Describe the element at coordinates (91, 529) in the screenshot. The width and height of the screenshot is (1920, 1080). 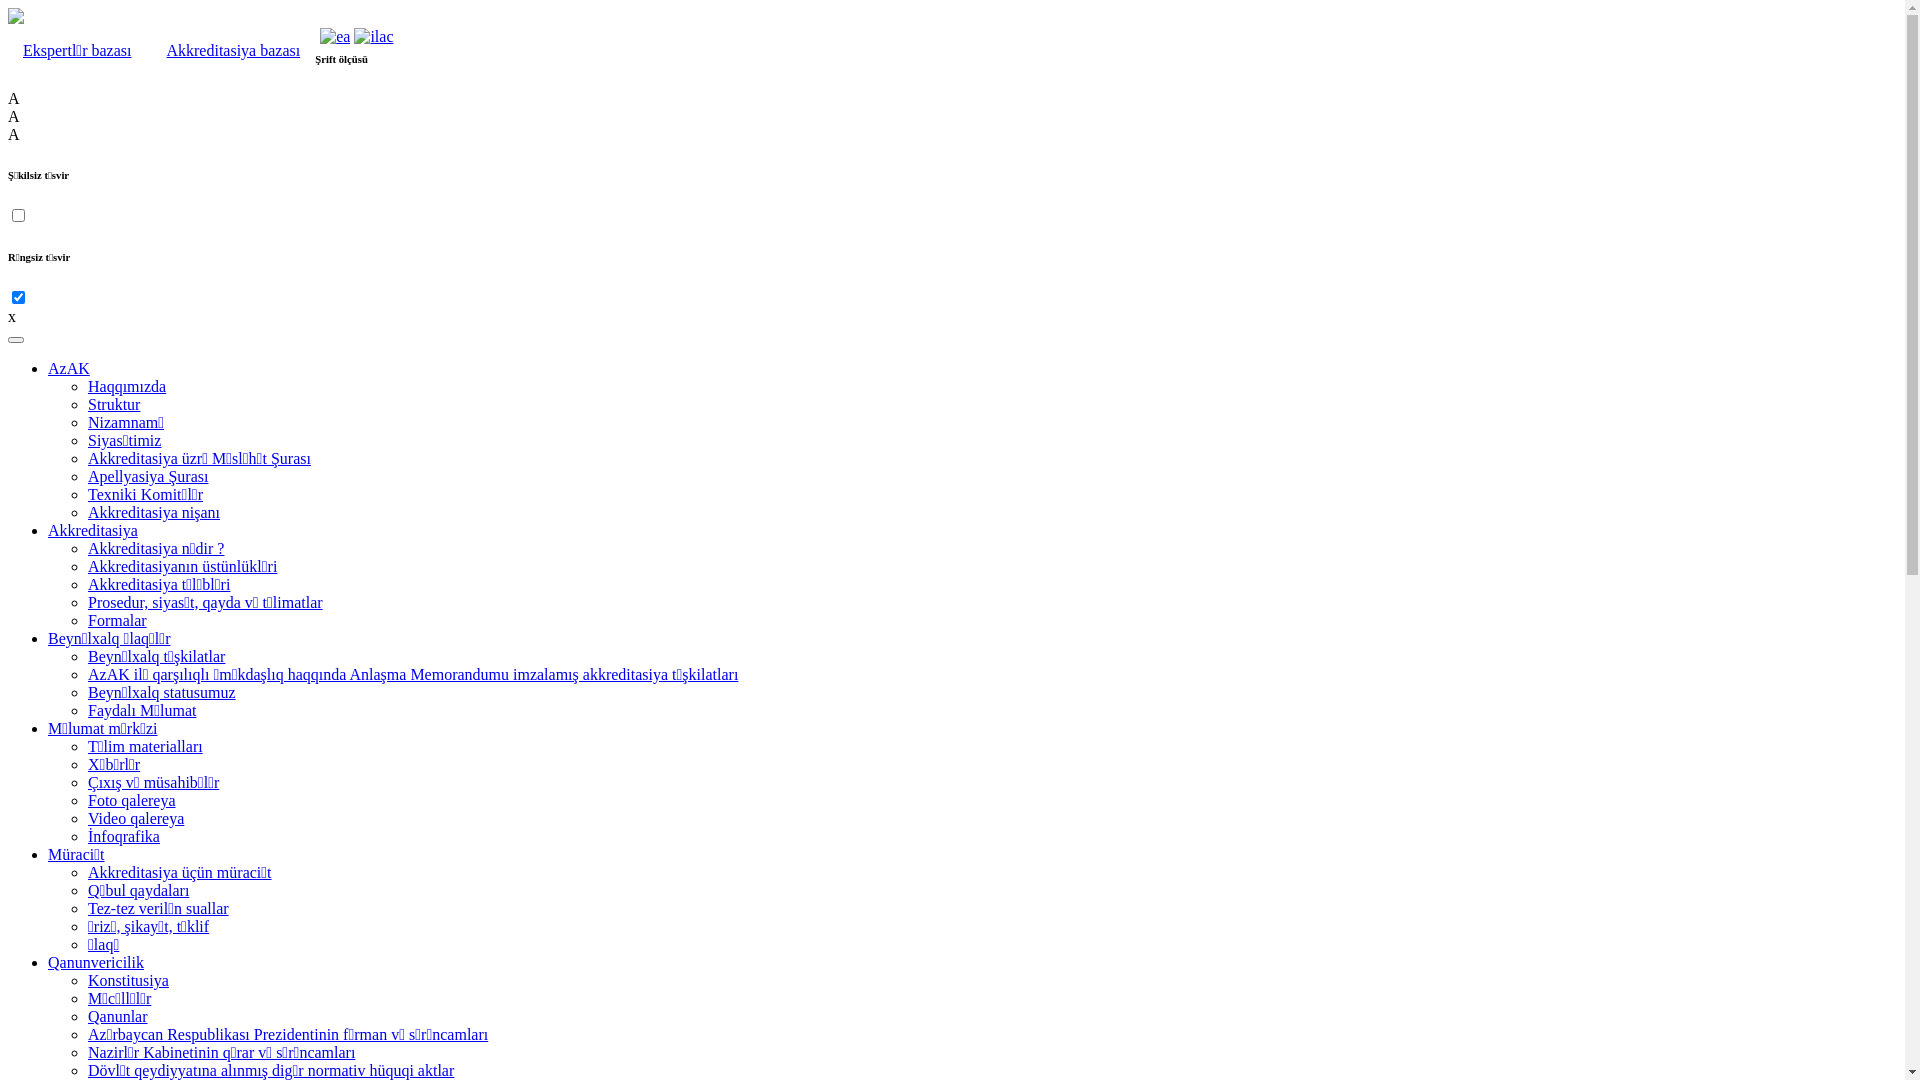
I see `'Akkreditasiya'` at that location.